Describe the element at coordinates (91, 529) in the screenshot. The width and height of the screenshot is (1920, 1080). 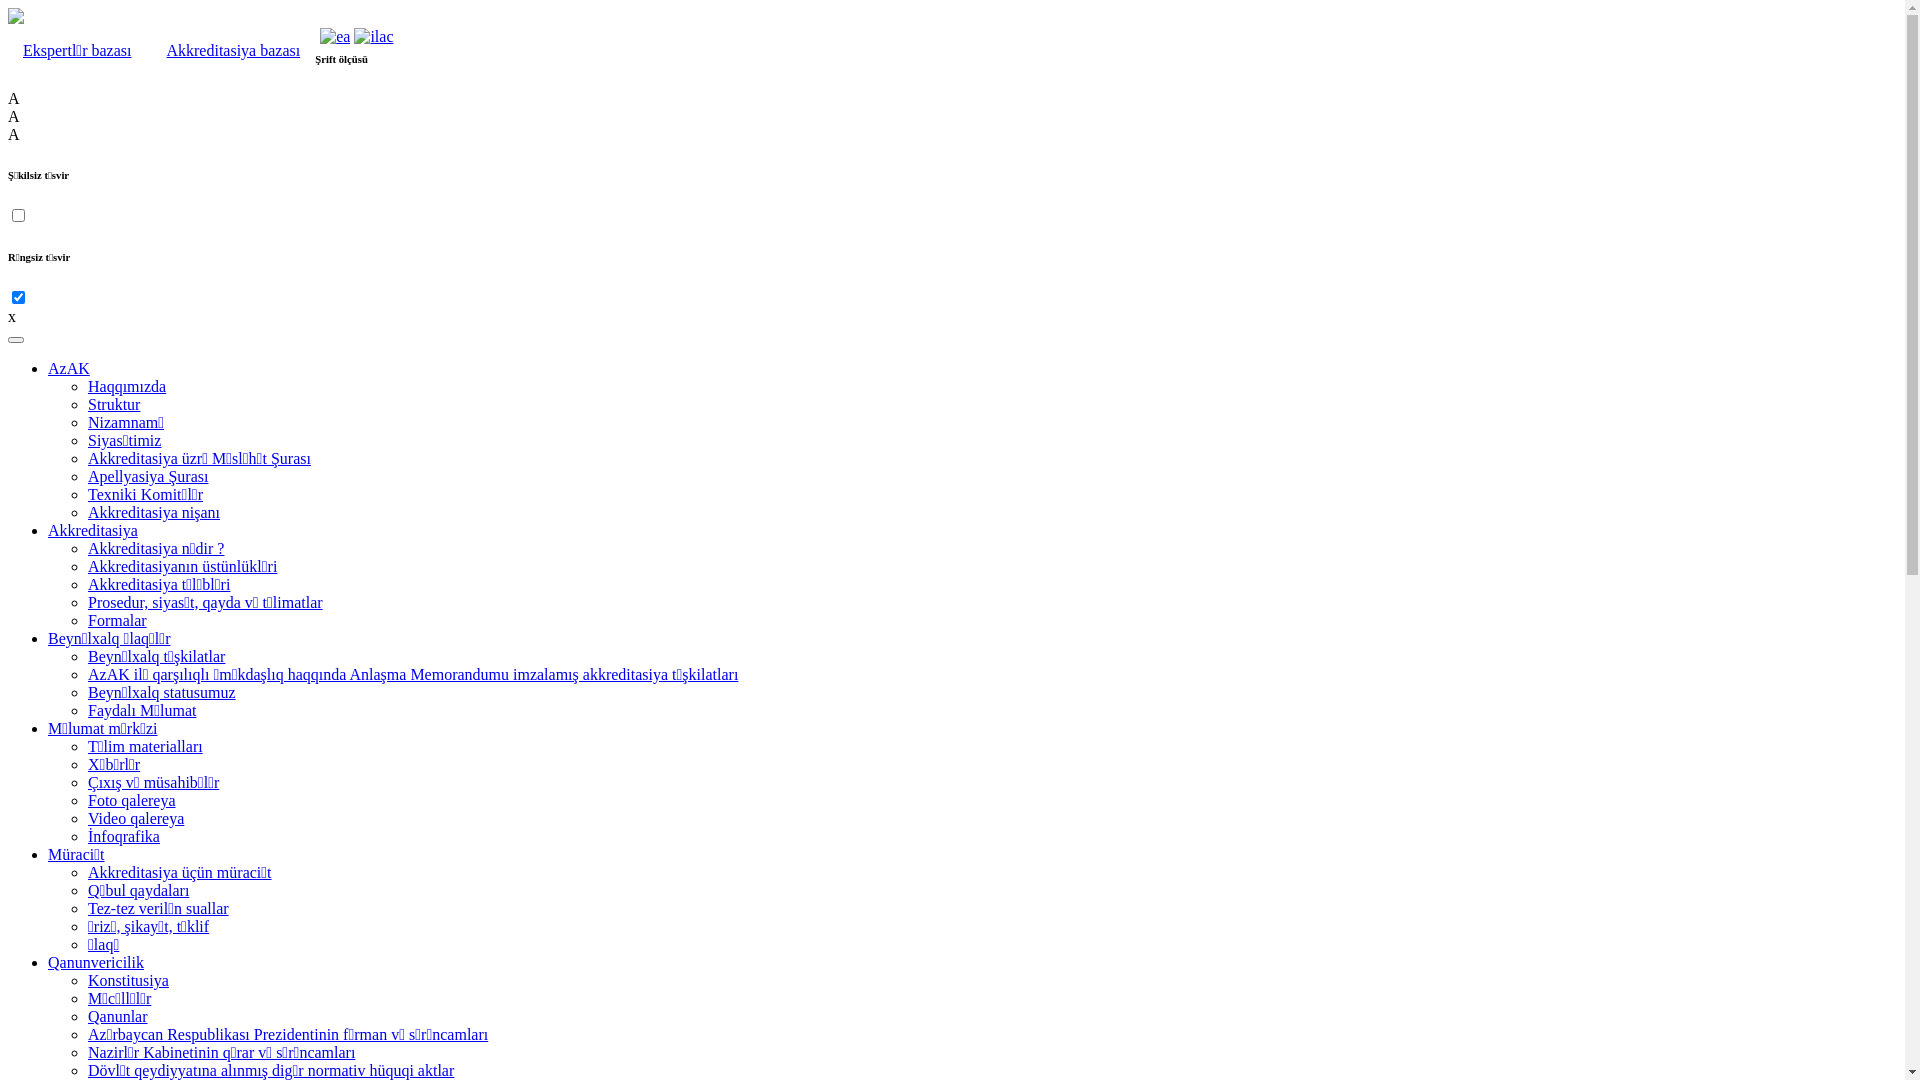
I see `'Akkreditasiya'` at that location.